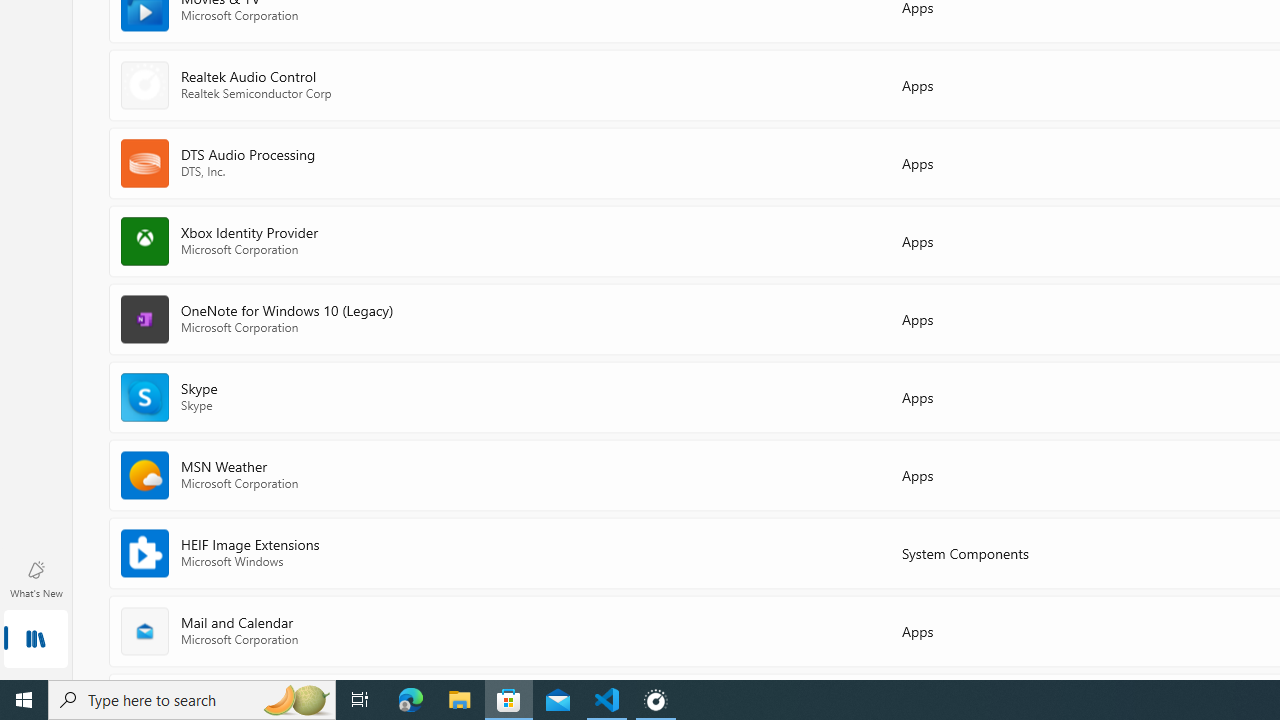 This screenshot has height=720, width=1280. Describe the element at coordinates (35, 578) in the screenshot. I see `'What'` at that location.